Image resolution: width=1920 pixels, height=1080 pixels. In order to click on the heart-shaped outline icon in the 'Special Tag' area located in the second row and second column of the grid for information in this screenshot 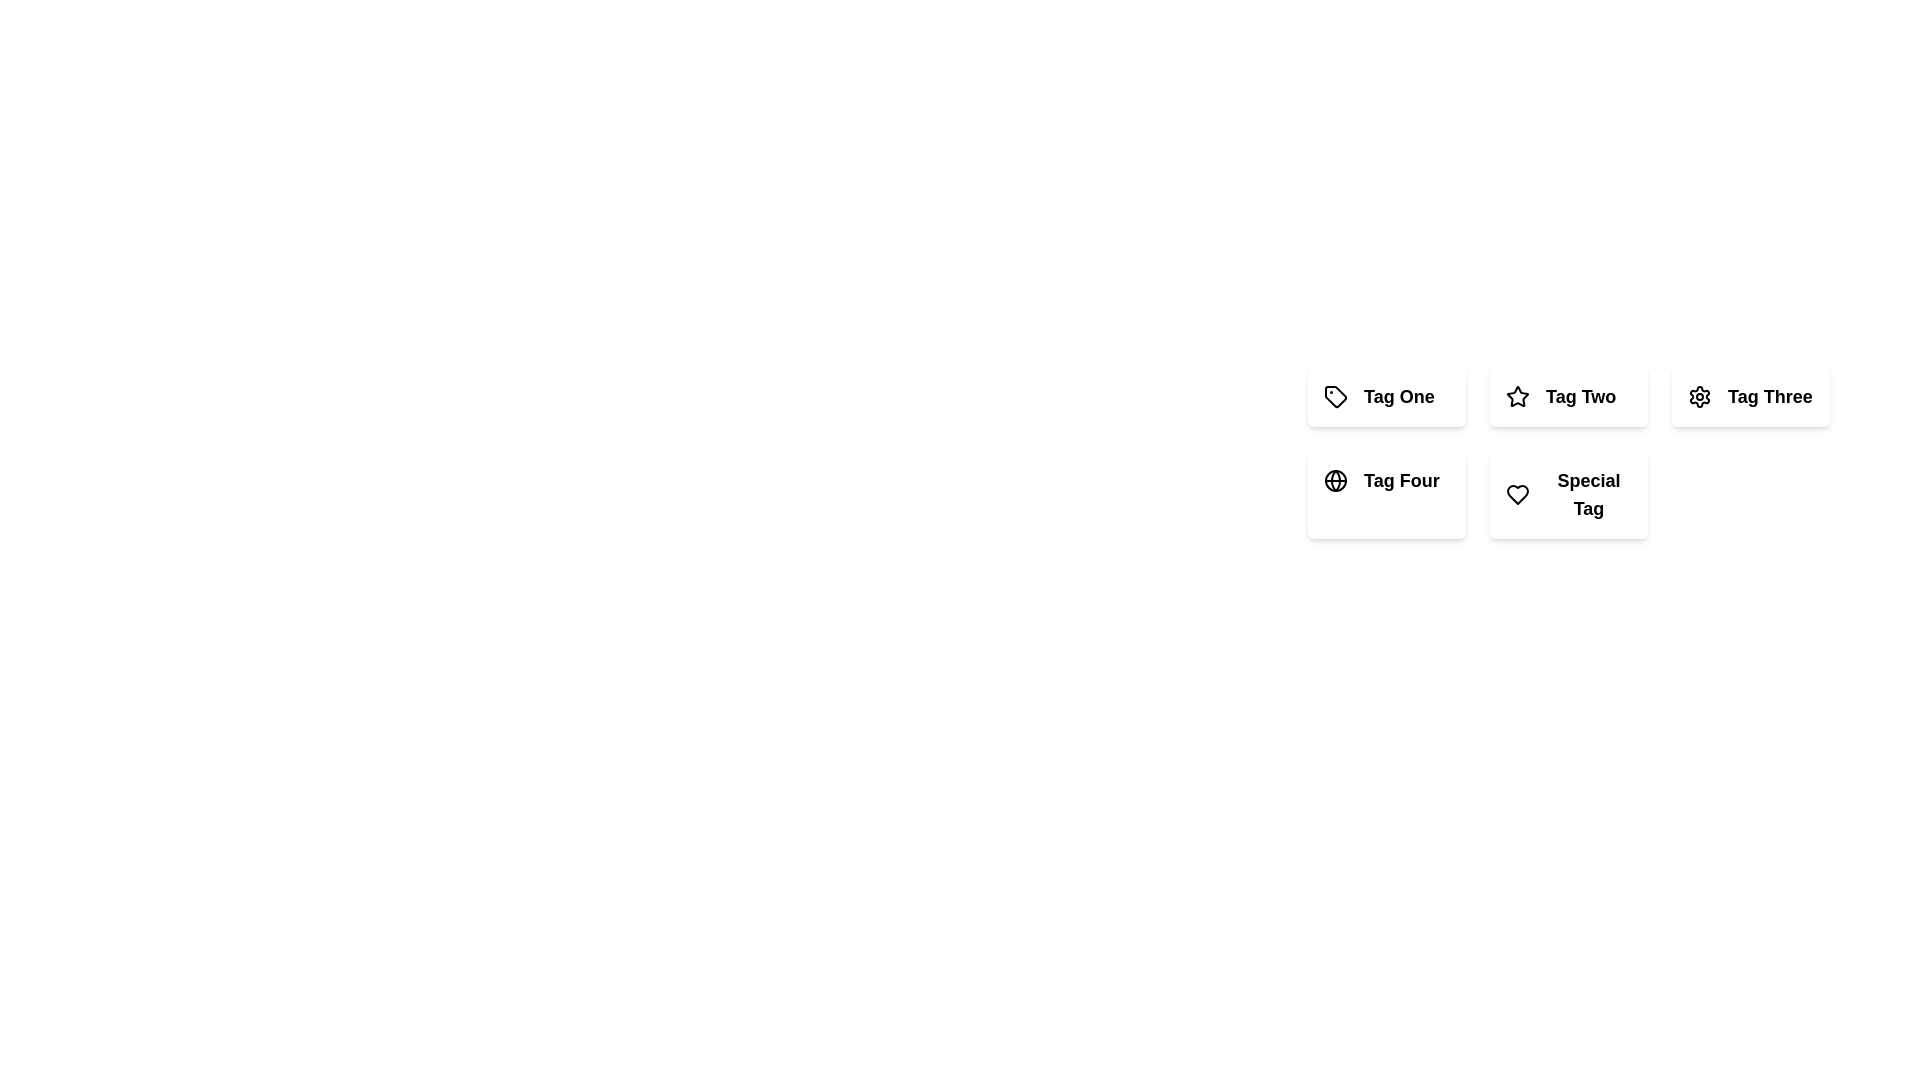, I will do `click(1517, 494)`.